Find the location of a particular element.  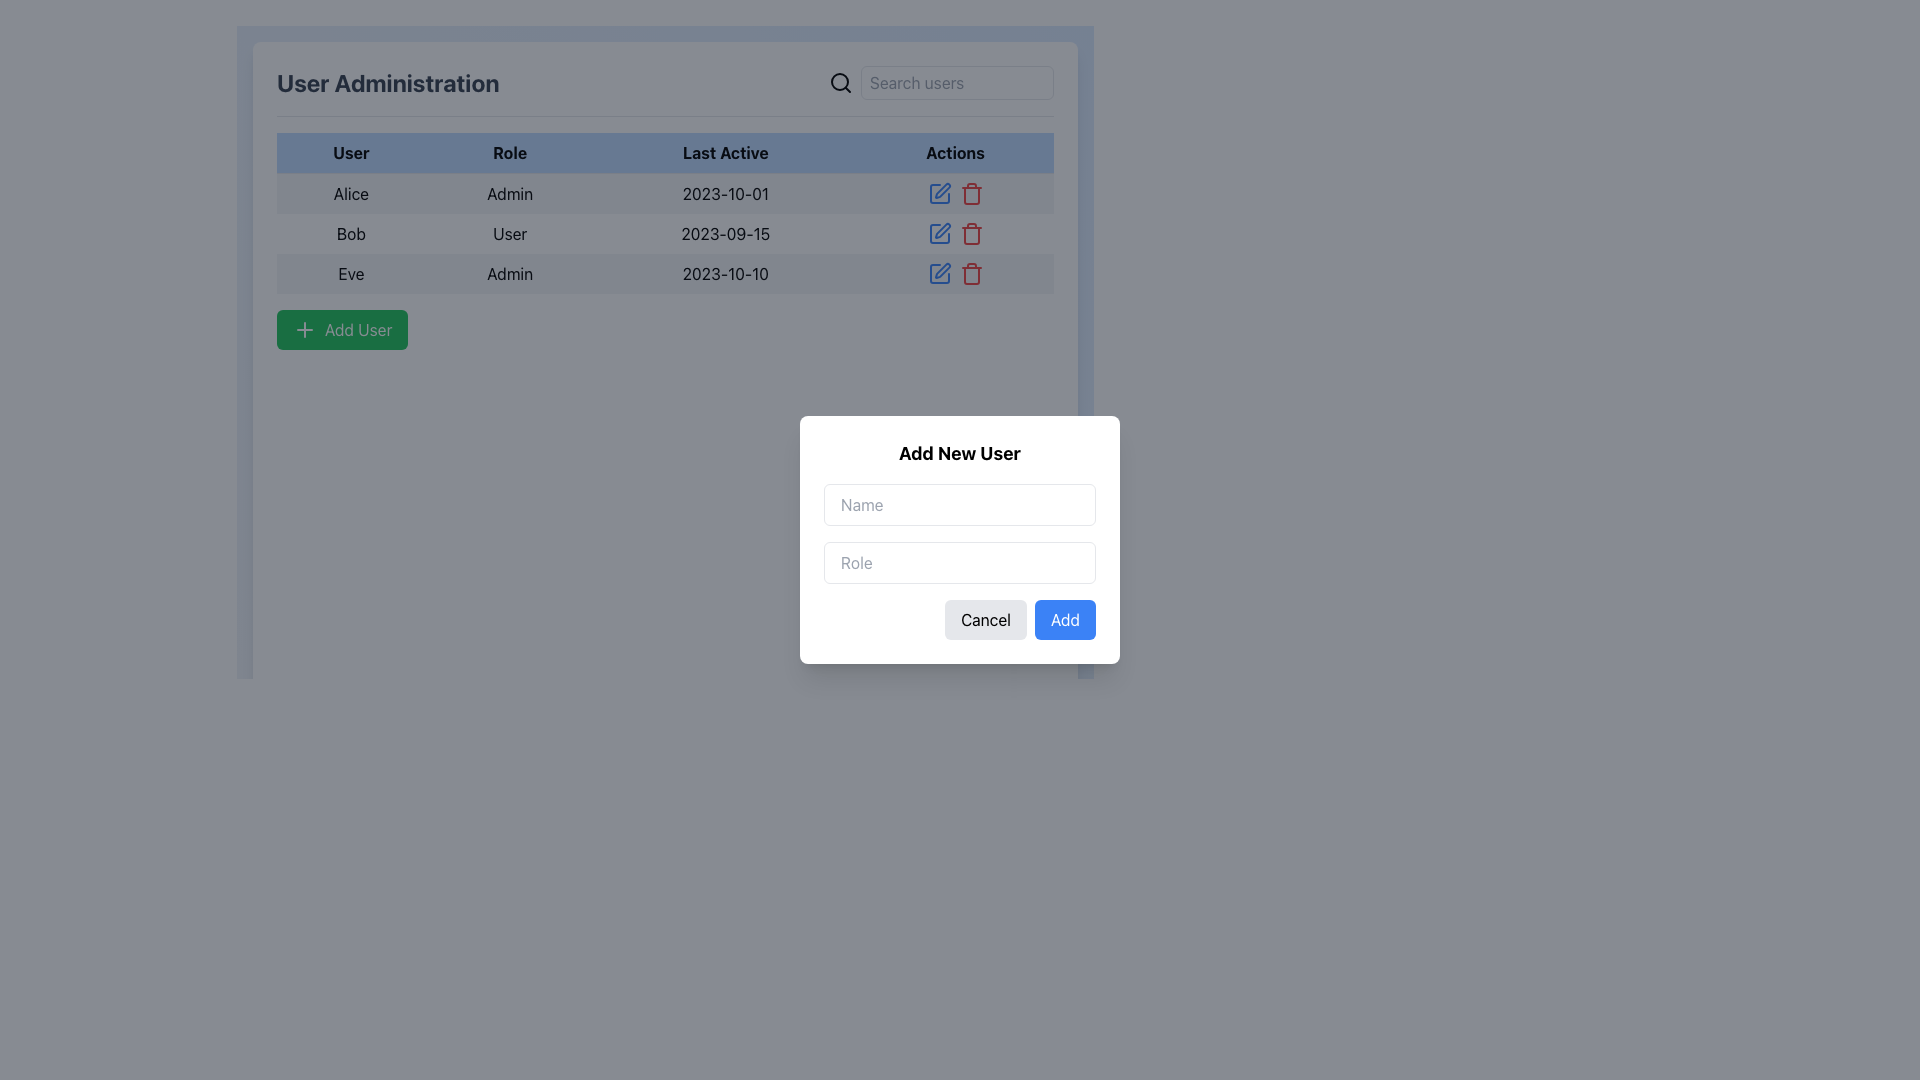

the text label displaying 'Bob' in bold, located in the 'User' column of the second row of the table in the 'User Administration' UI is located at coordinates (351, 233).